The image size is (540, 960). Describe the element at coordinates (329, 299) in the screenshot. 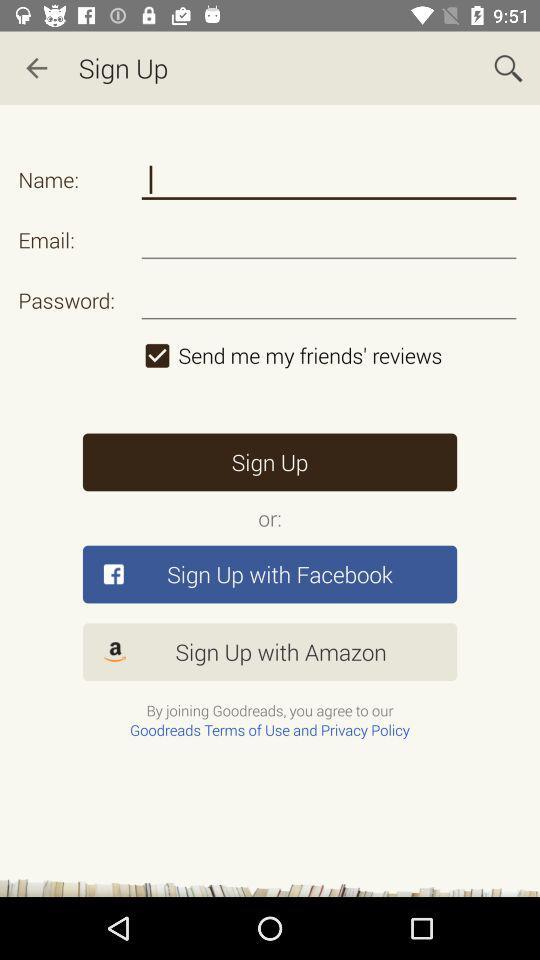

I see `the field which is right to the text password` at that location.